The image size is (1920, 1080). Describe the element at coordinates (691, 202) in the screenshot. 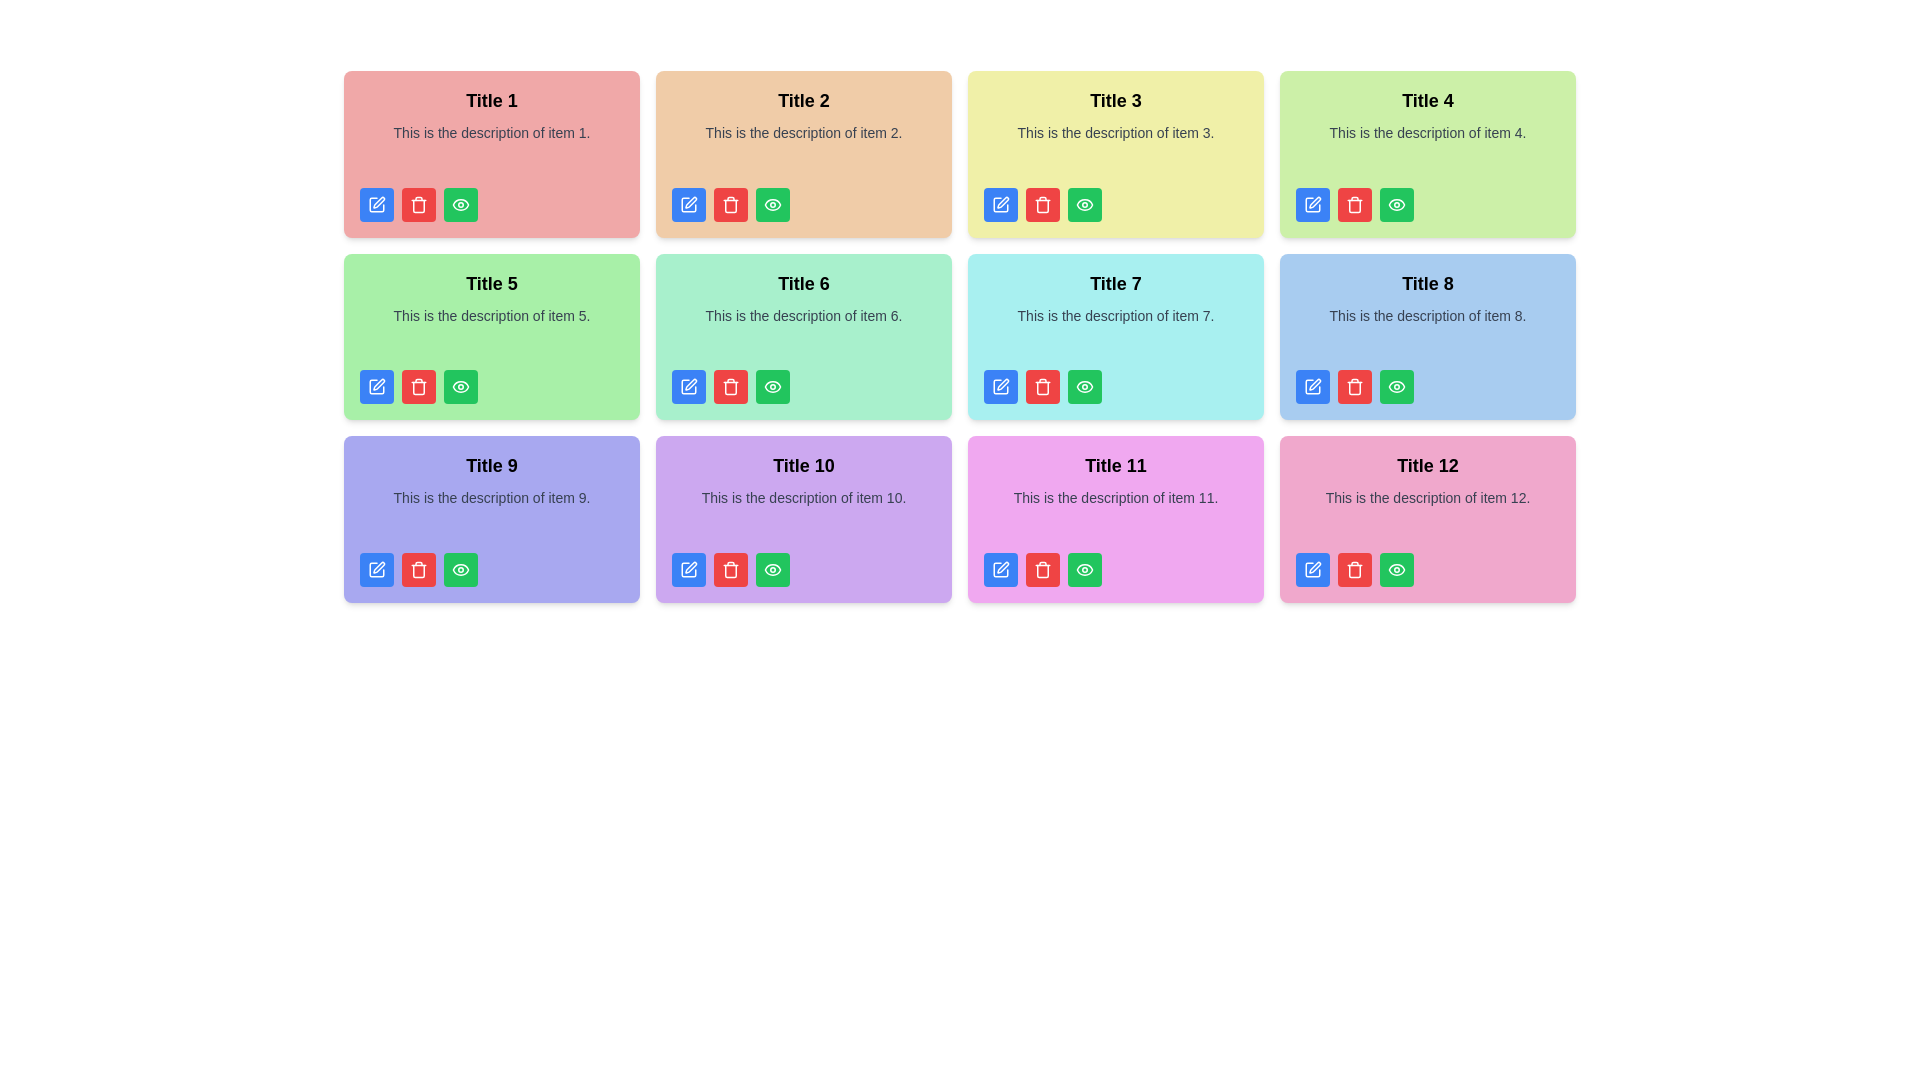

I see `the pen tool icon button located at the bottom of the colored rectangular card labeled 'Title 2'` at that location.